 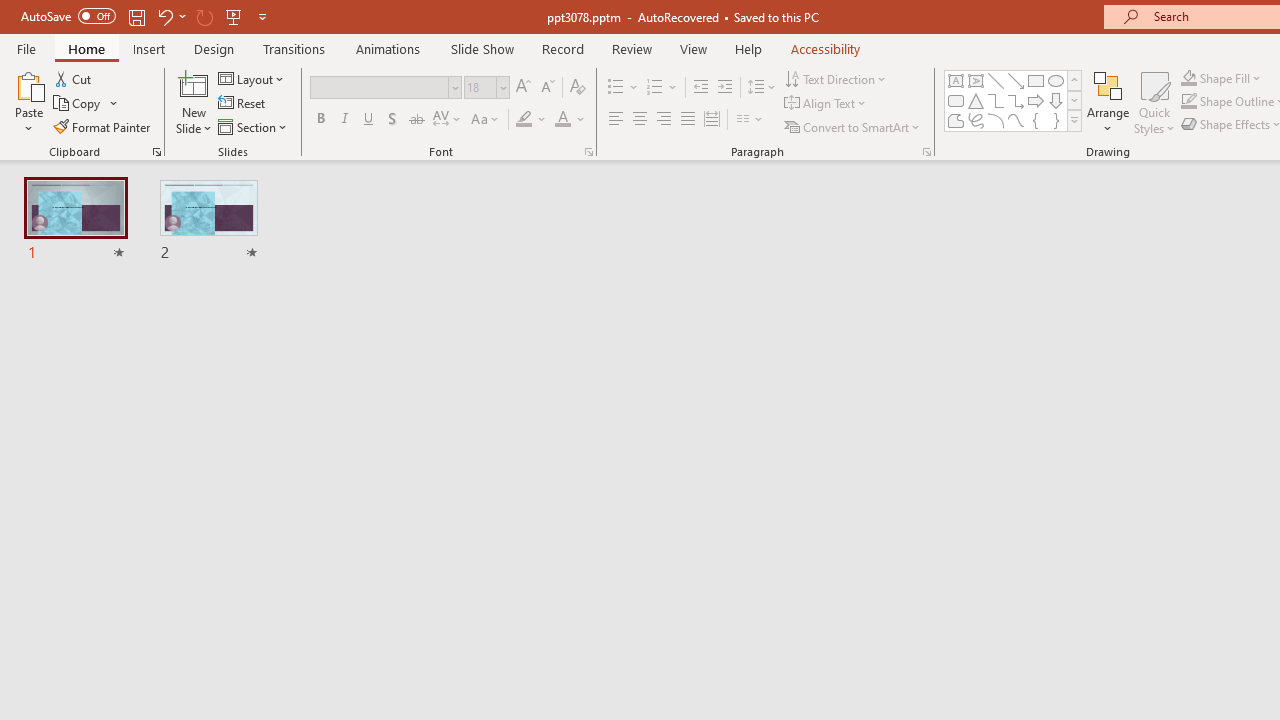 I want to click on 'Justify', so click(x=688, y=119).